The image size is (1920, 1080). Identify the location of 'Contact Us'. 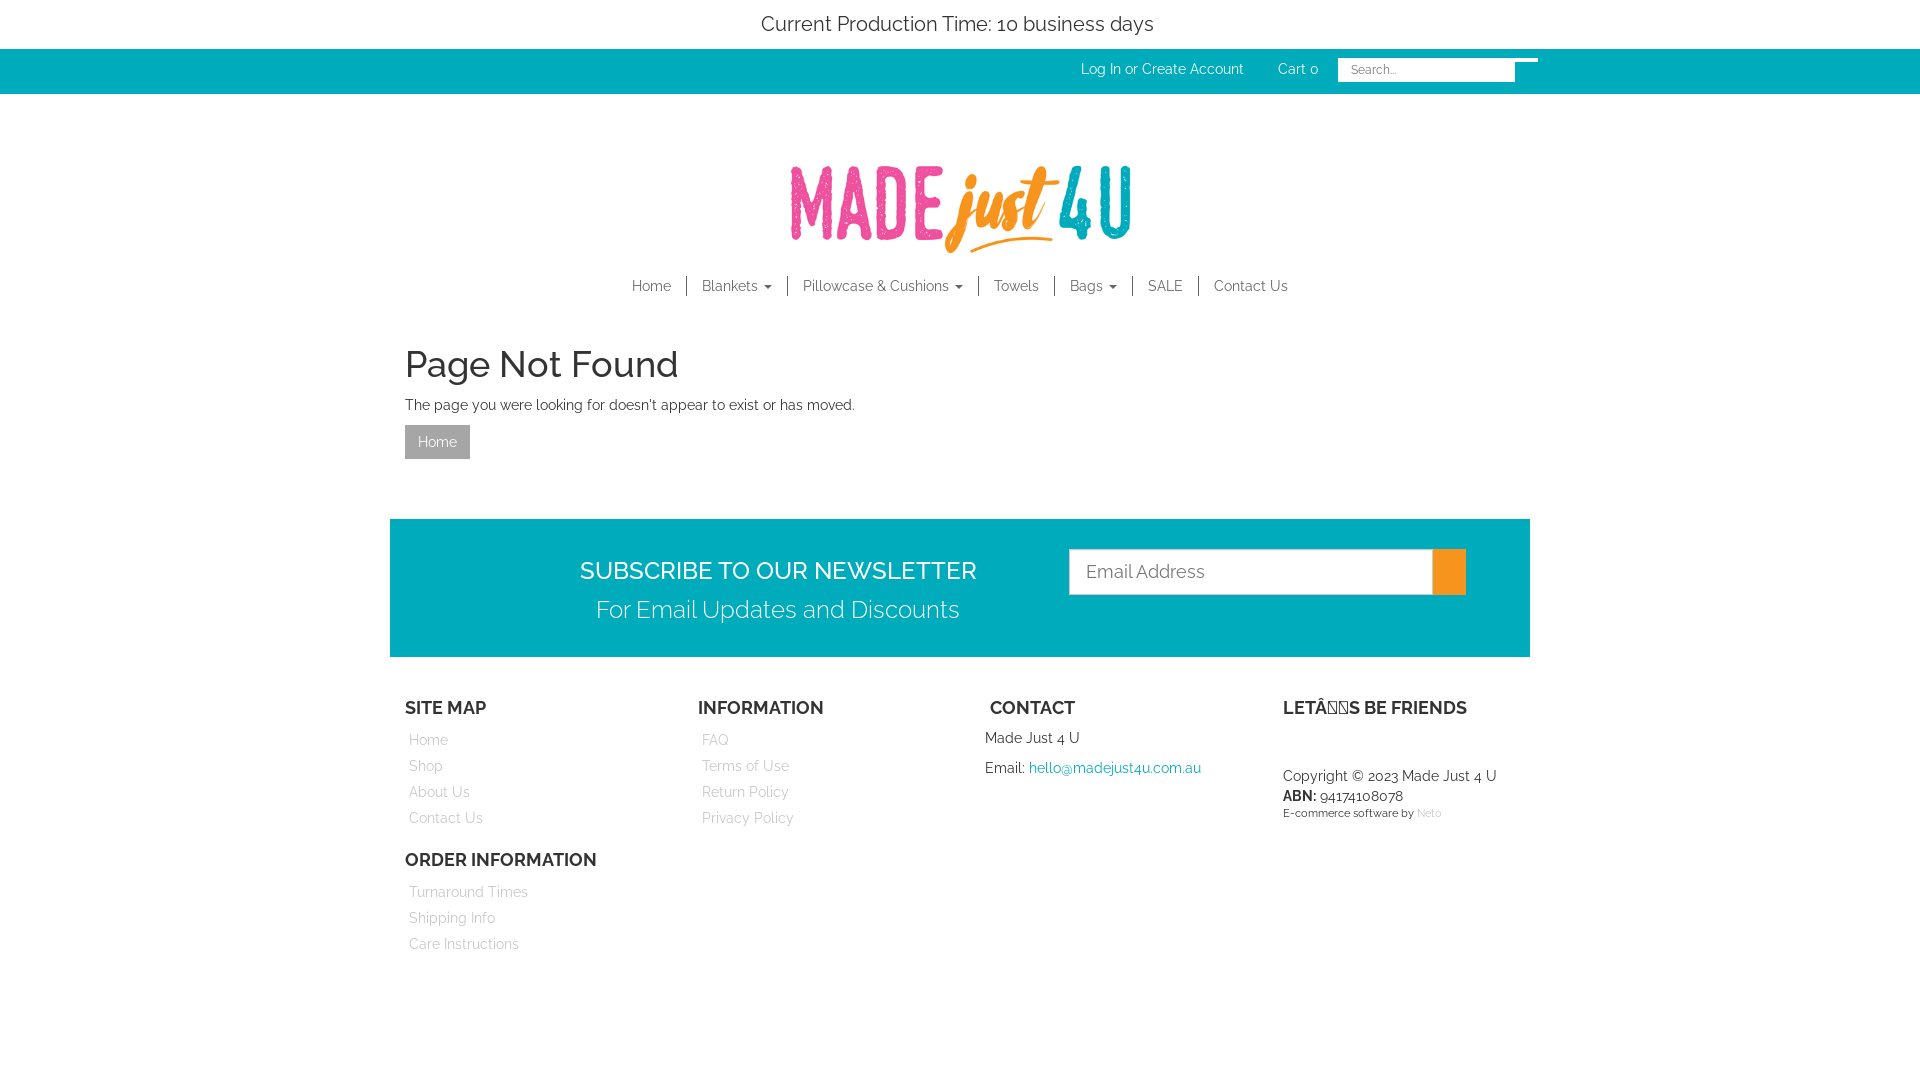
(1250, 285).